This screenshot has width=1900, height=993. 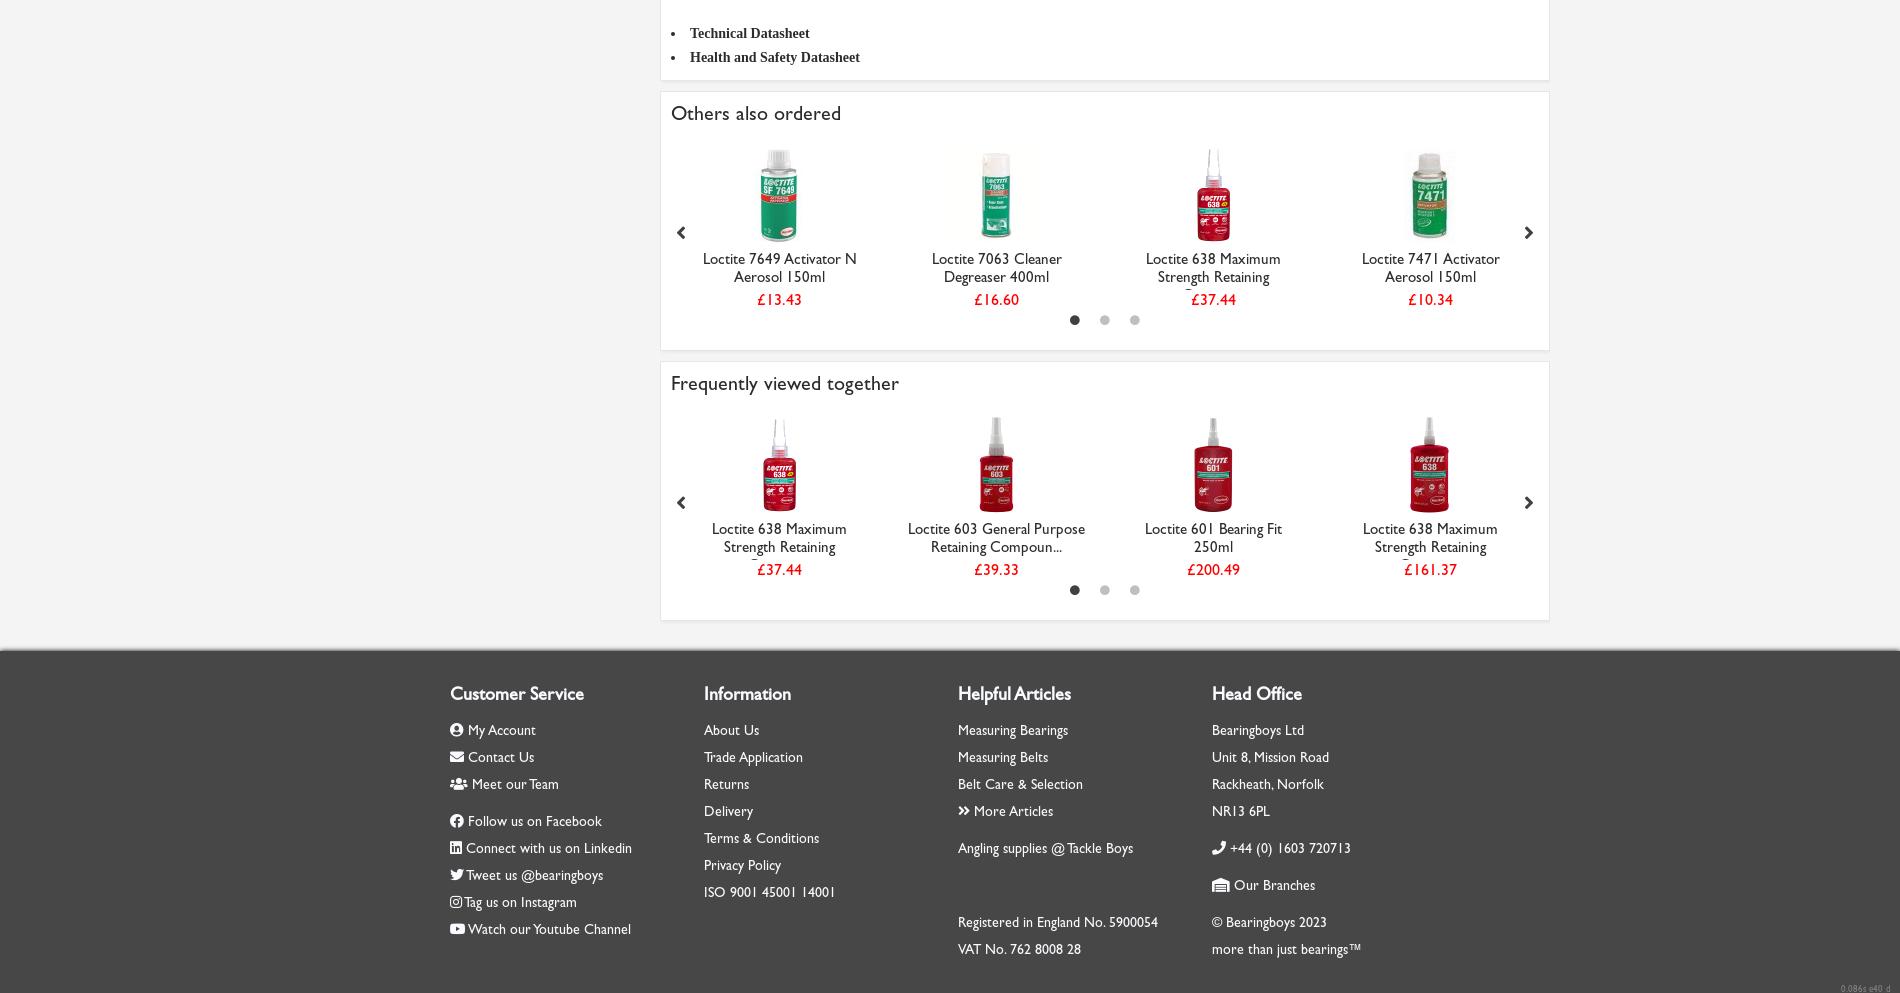 I want to click on 'About Us', so click(x=730, y=730).